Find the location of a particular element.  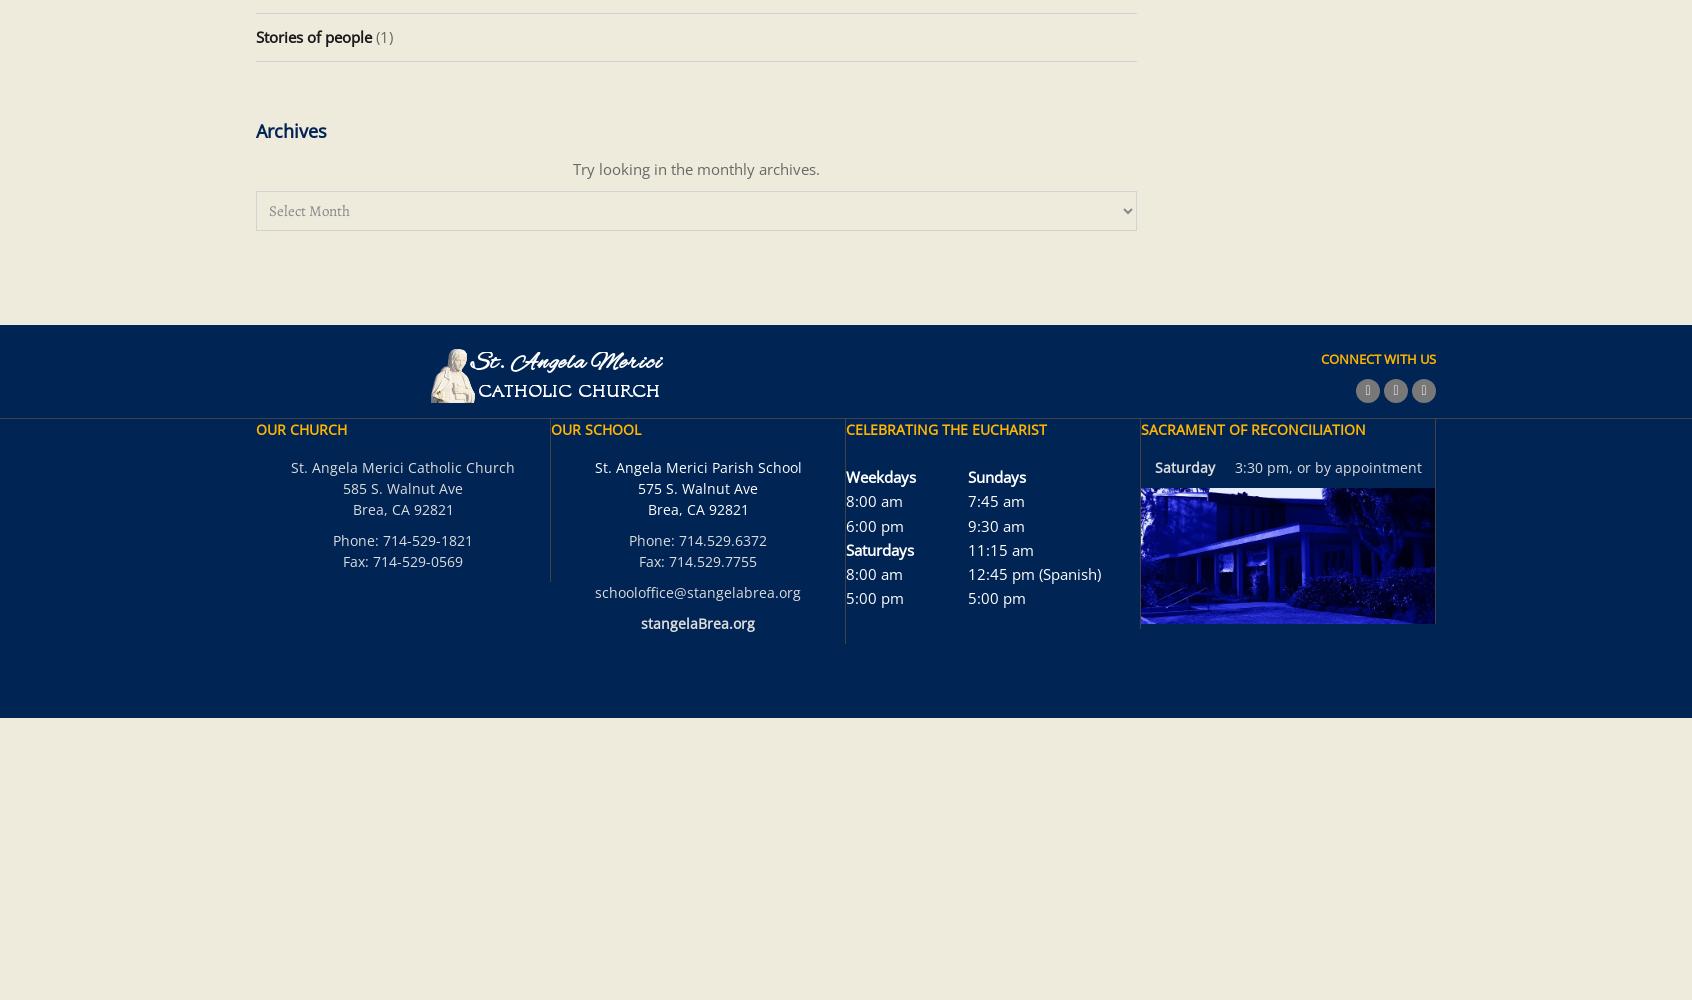

'6:00 pm' is located at coordinates (873, 525).